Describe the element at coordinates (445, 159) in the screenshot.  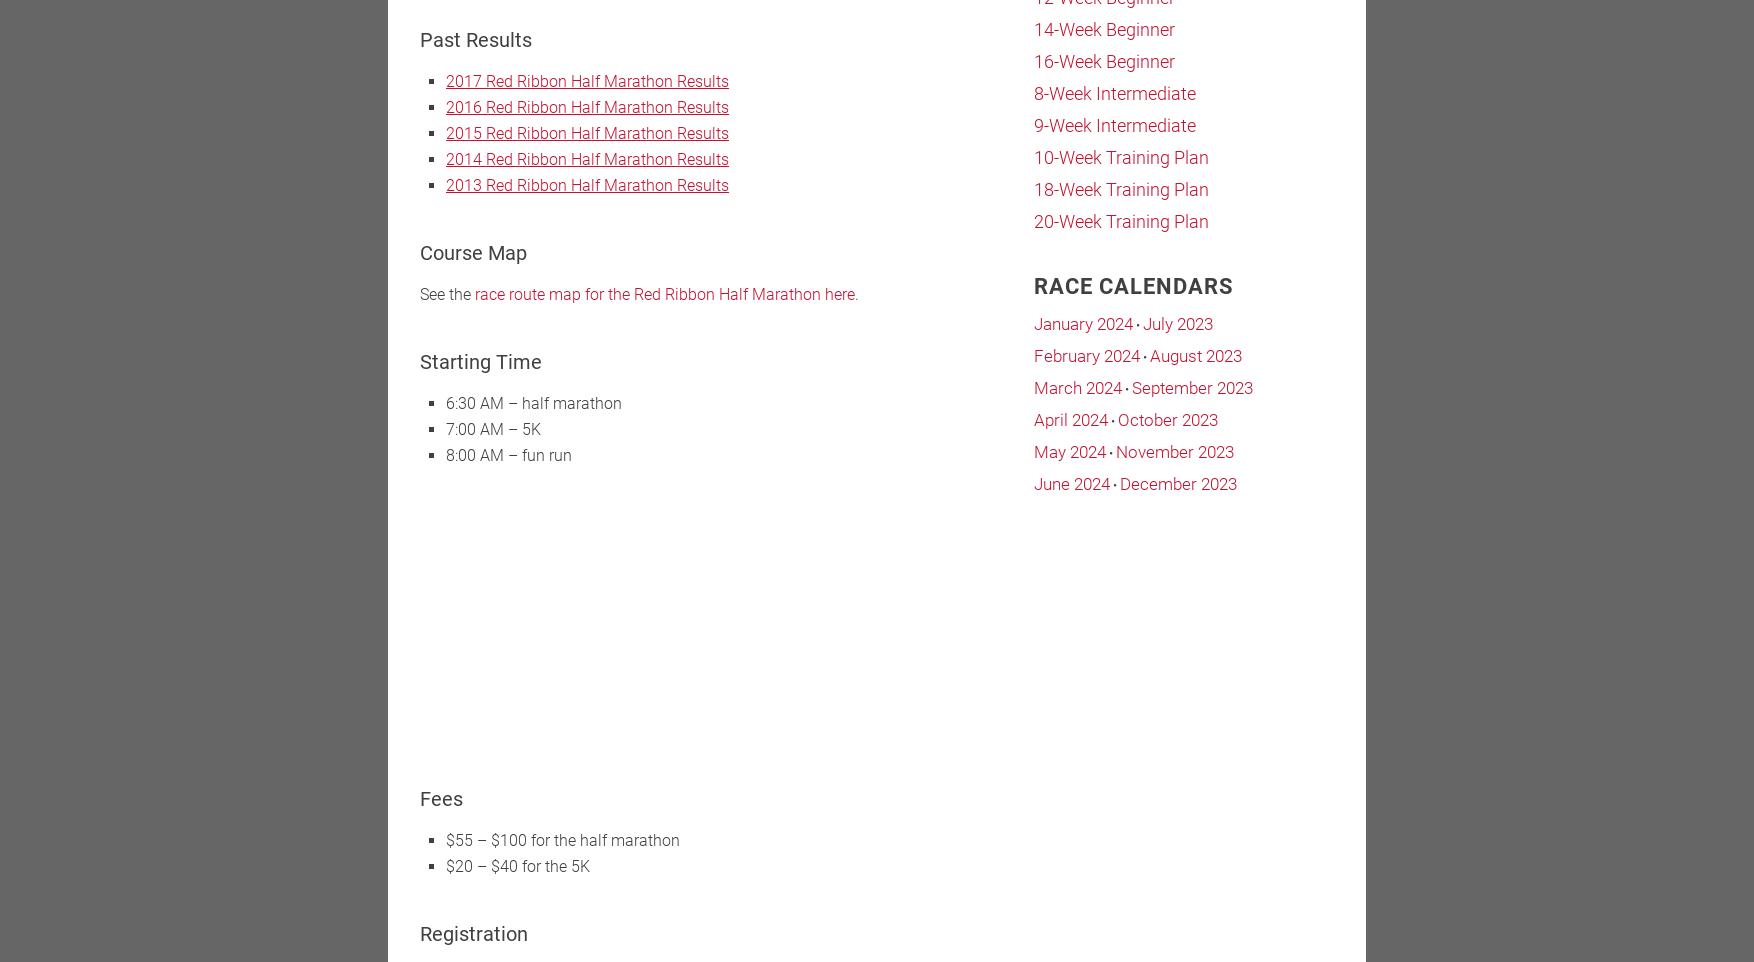
I see `'2014 Red Ribbon Half Marathon Results'` at that location.